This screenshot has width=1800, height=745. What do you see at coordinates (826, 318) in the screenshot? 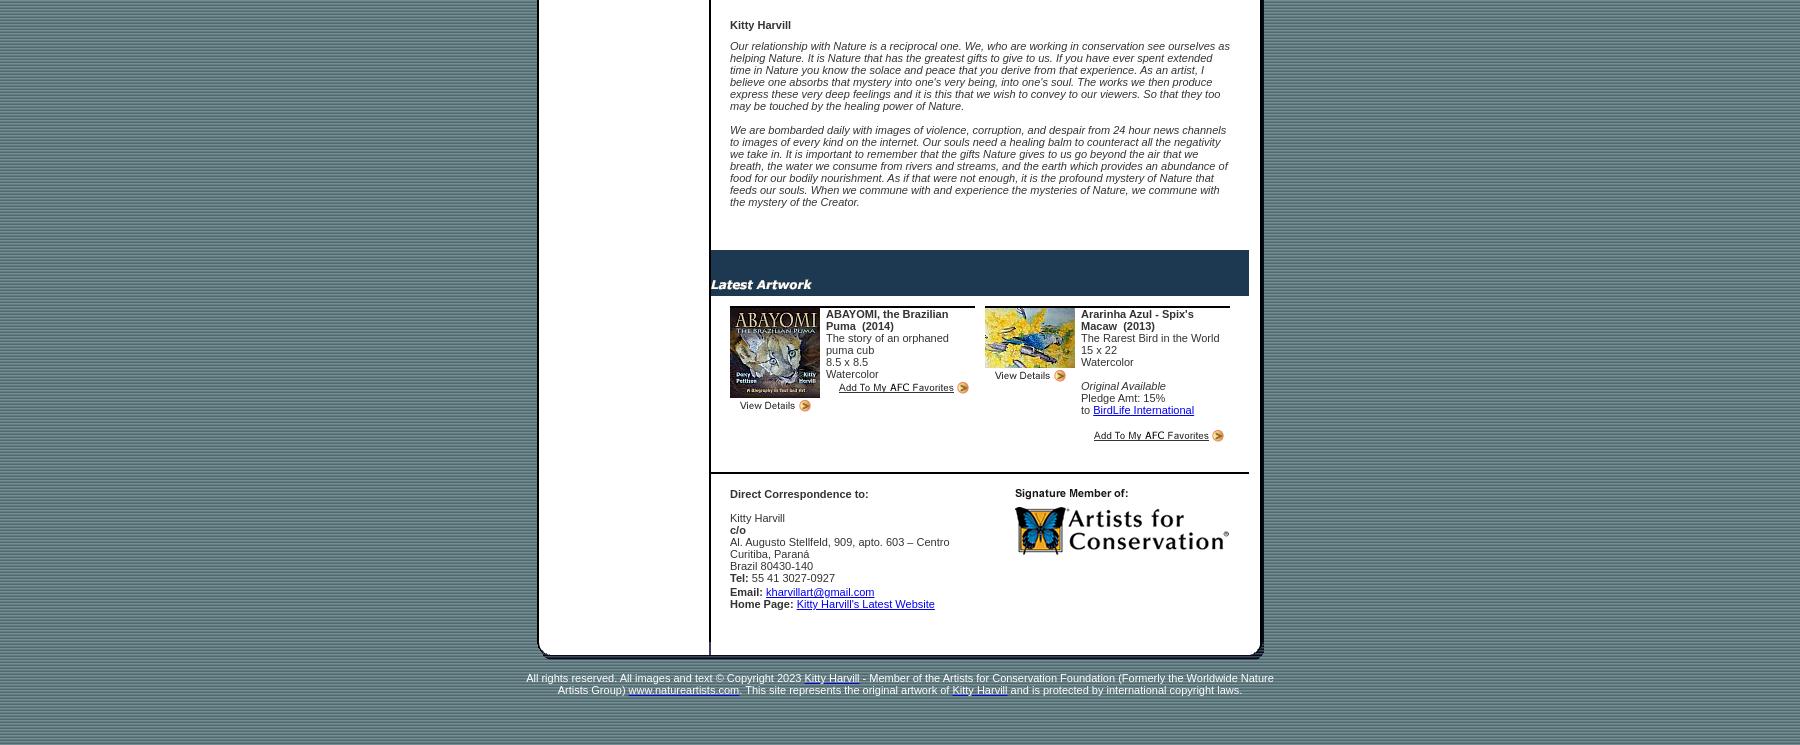
I see `'ABAYOMI, the Brazilian Puma  
                  
                  (2014)'` at bounding box center [826, 318].